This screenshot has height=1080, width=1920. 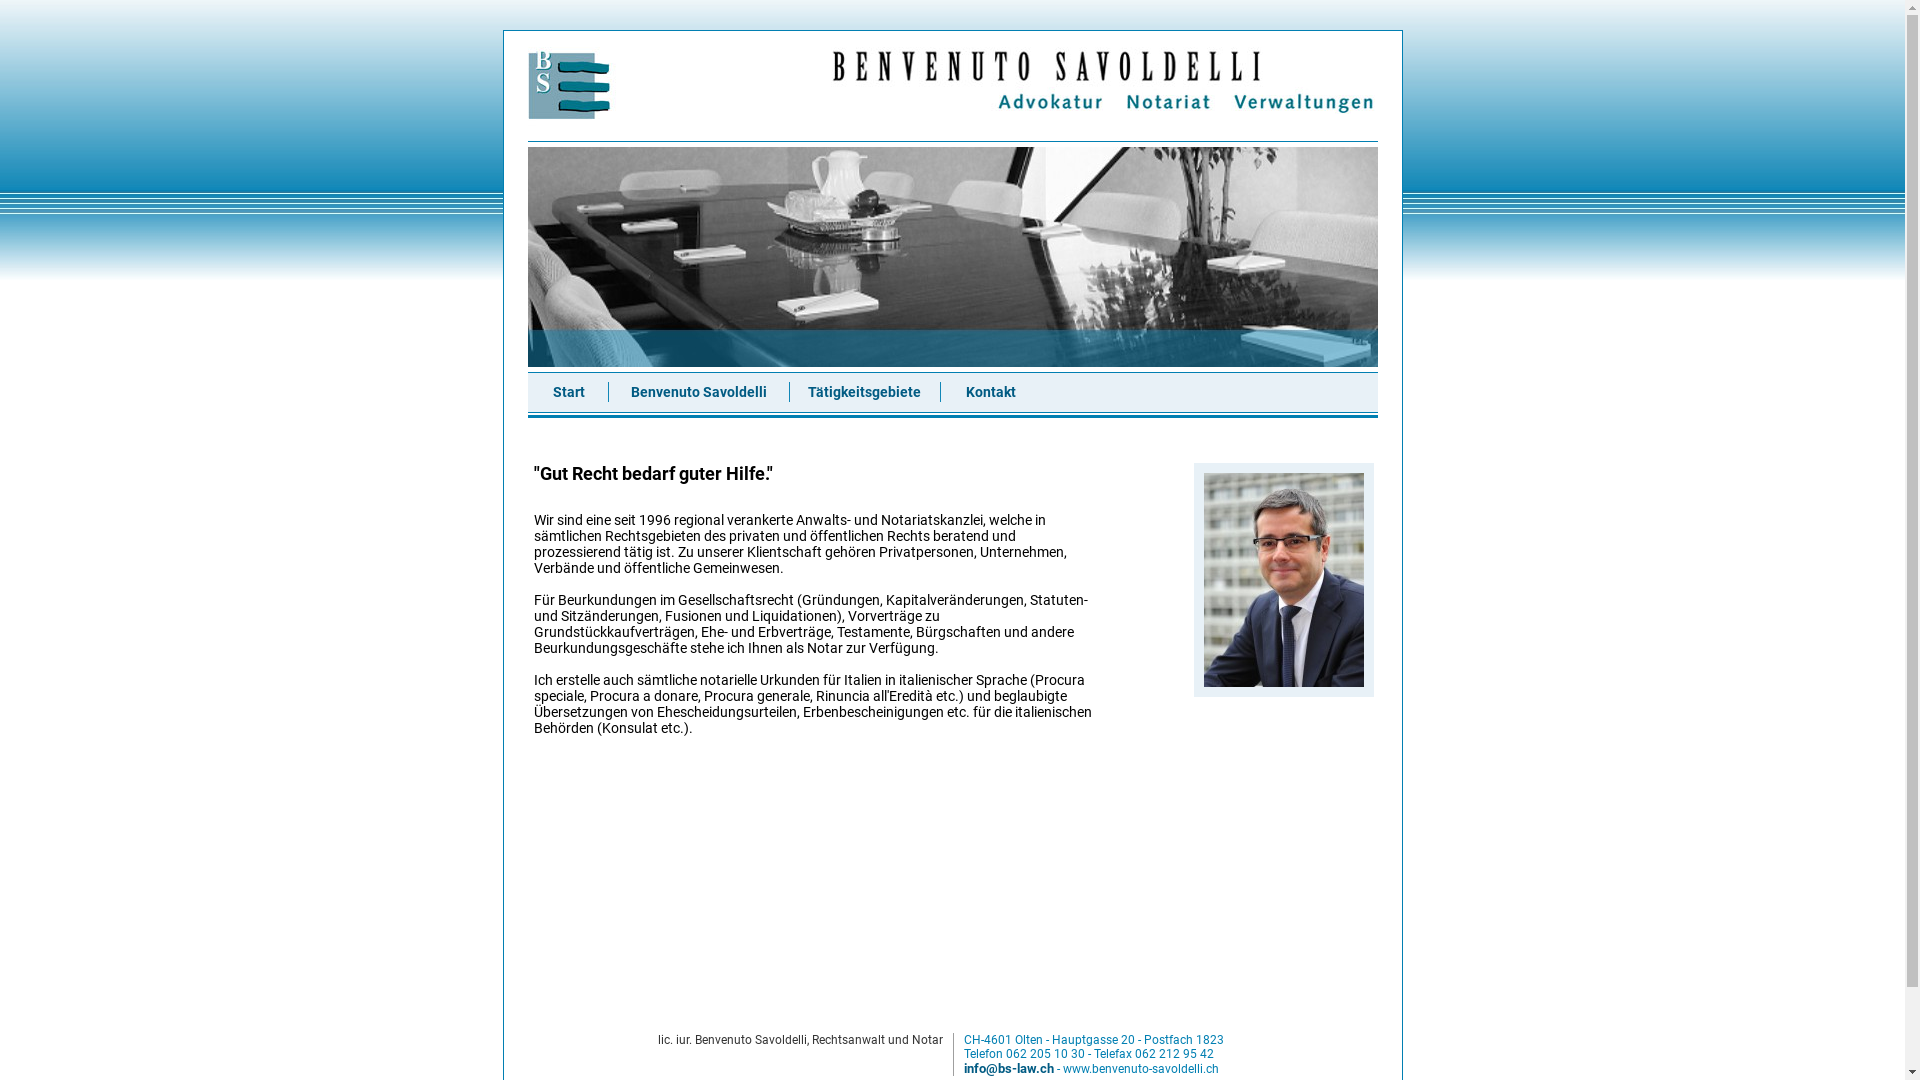 What do you see at coordinates (990, 392) in the screenshot?
I see `'Kontakt'` at bounding box center [990, 392].